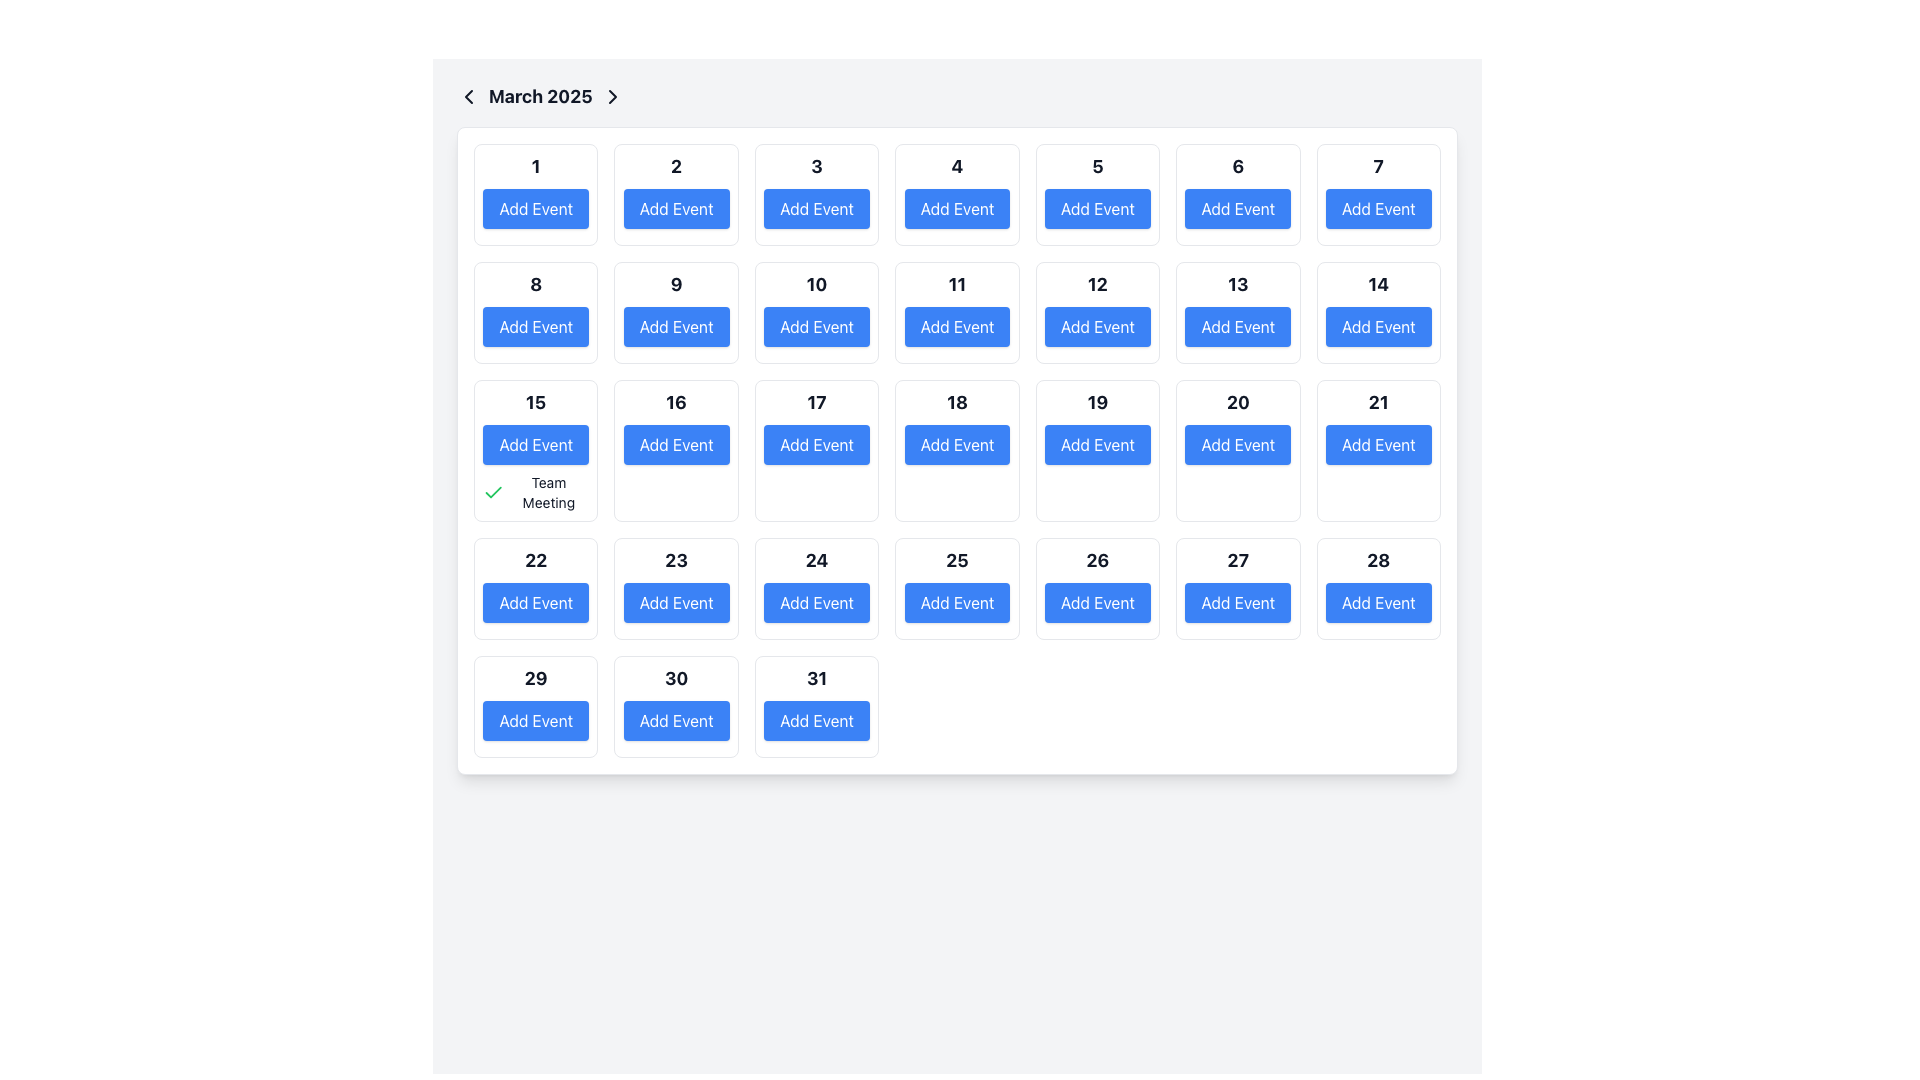 Image resolution: width=1920 pixels, height=1080 pixels. Describe the element at coordinates (1096, 195) in the screenshot. I see `the 'Add Event' button related to date-based event management, located` at that location.